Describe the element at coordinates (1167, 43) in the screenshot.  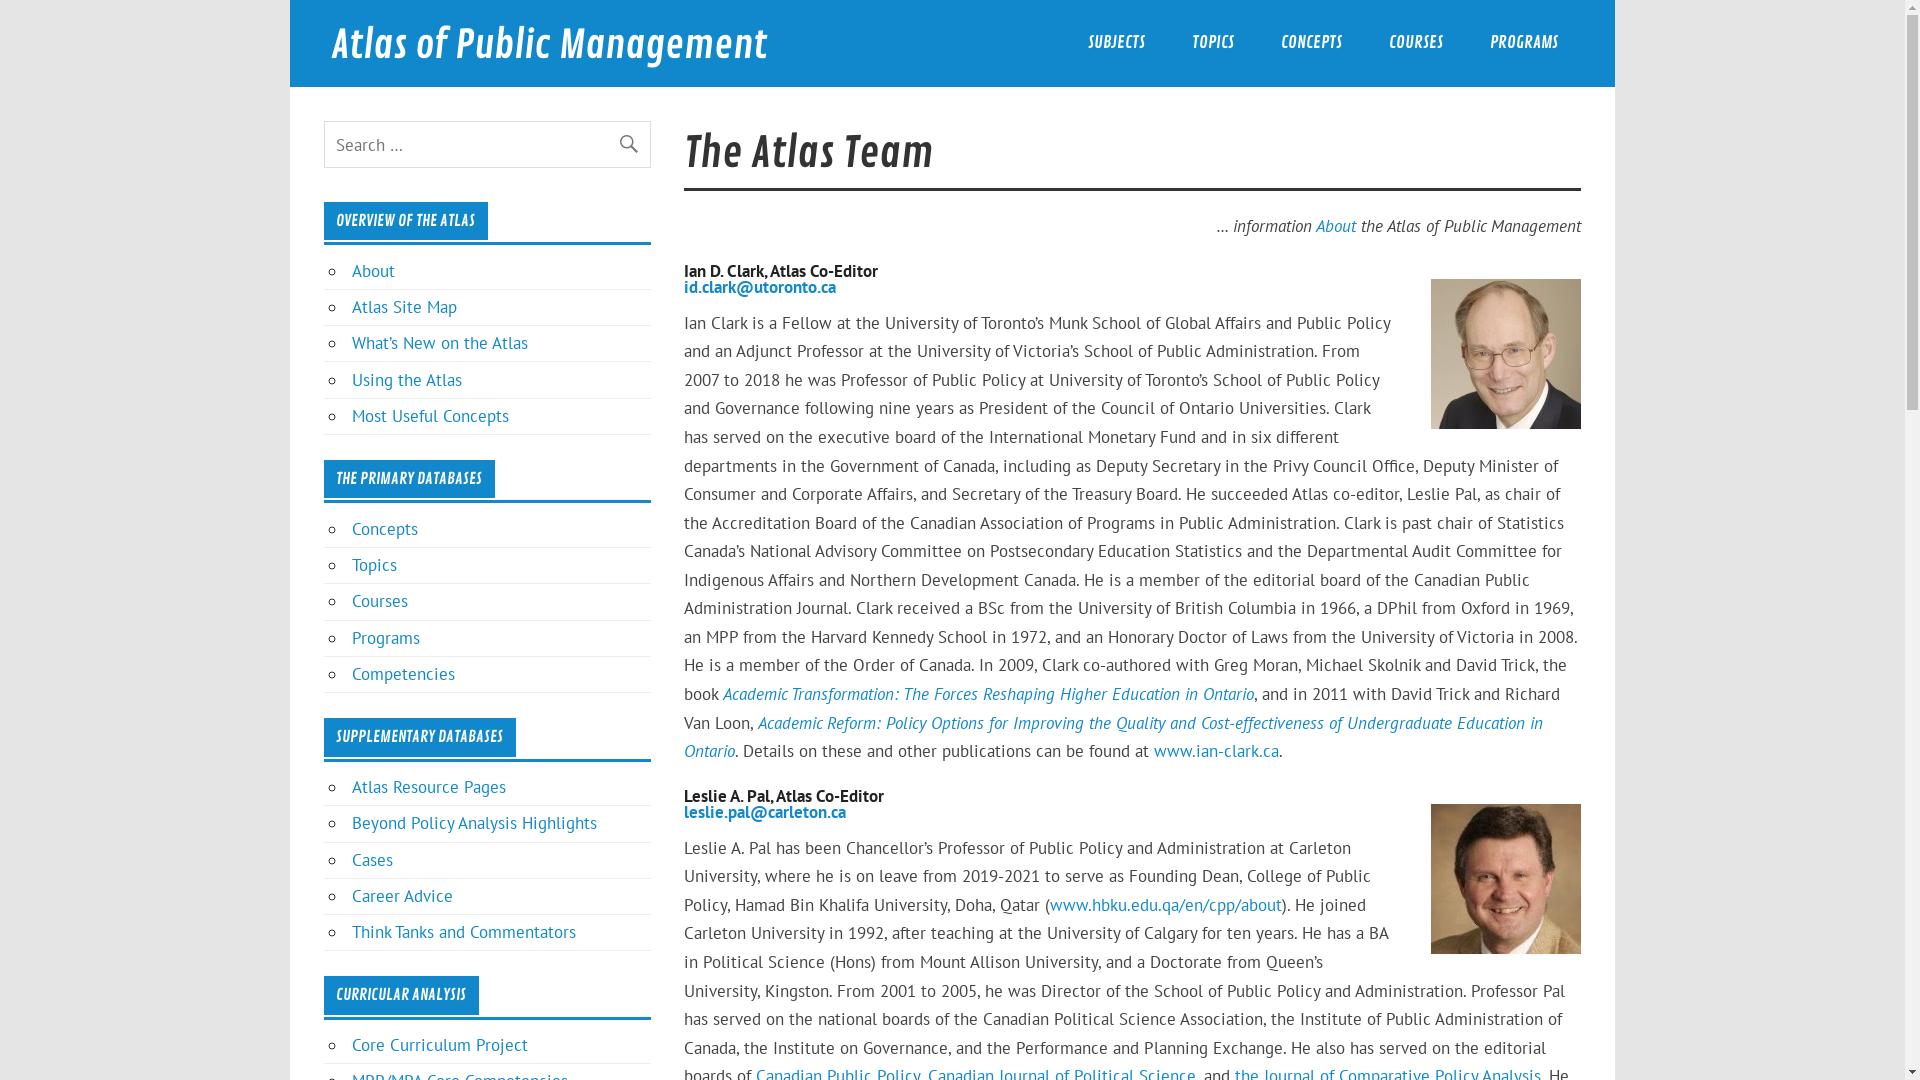
I see `'TOPICS'` at that location.